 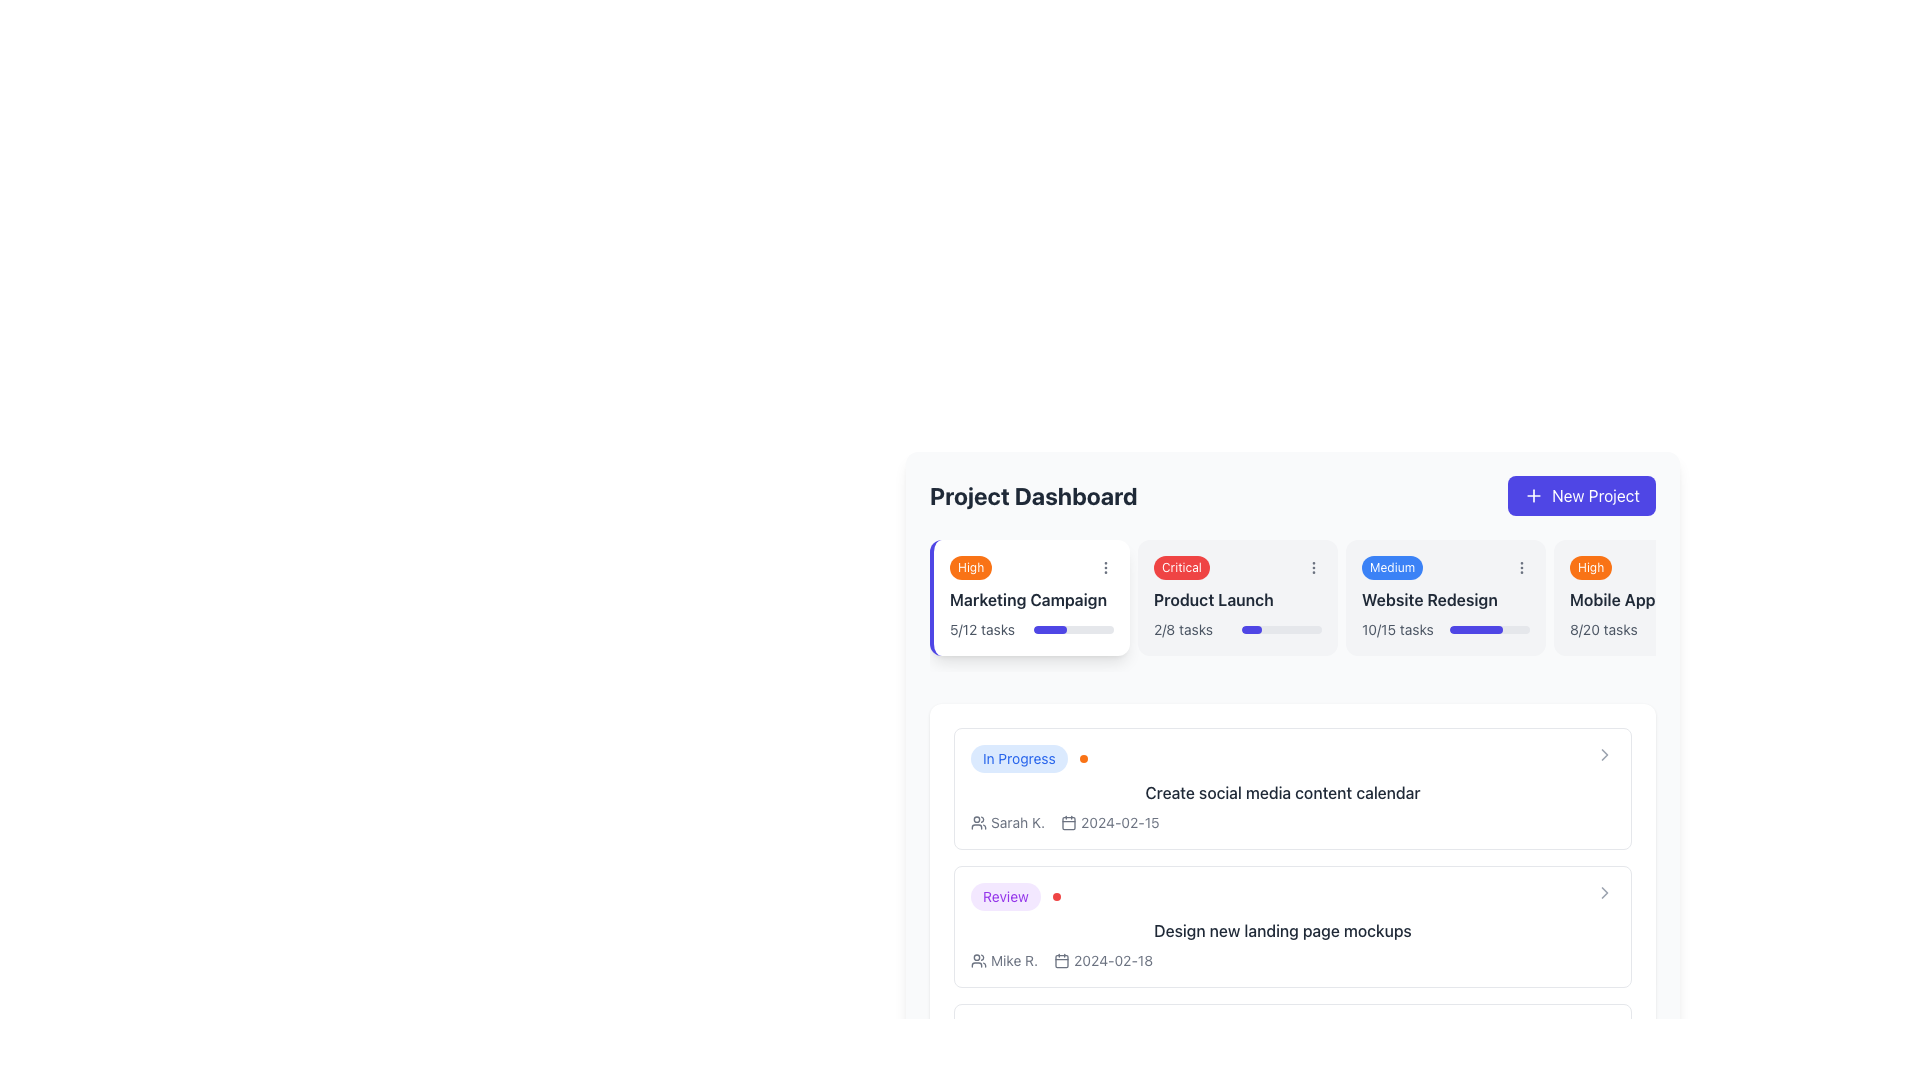 What do you see at coordinates (1604, 892) in the screenshot?
I see `the rightward-pointing chevron icon button with a gray shade and thin outline` at bounding box center [1604, 892].